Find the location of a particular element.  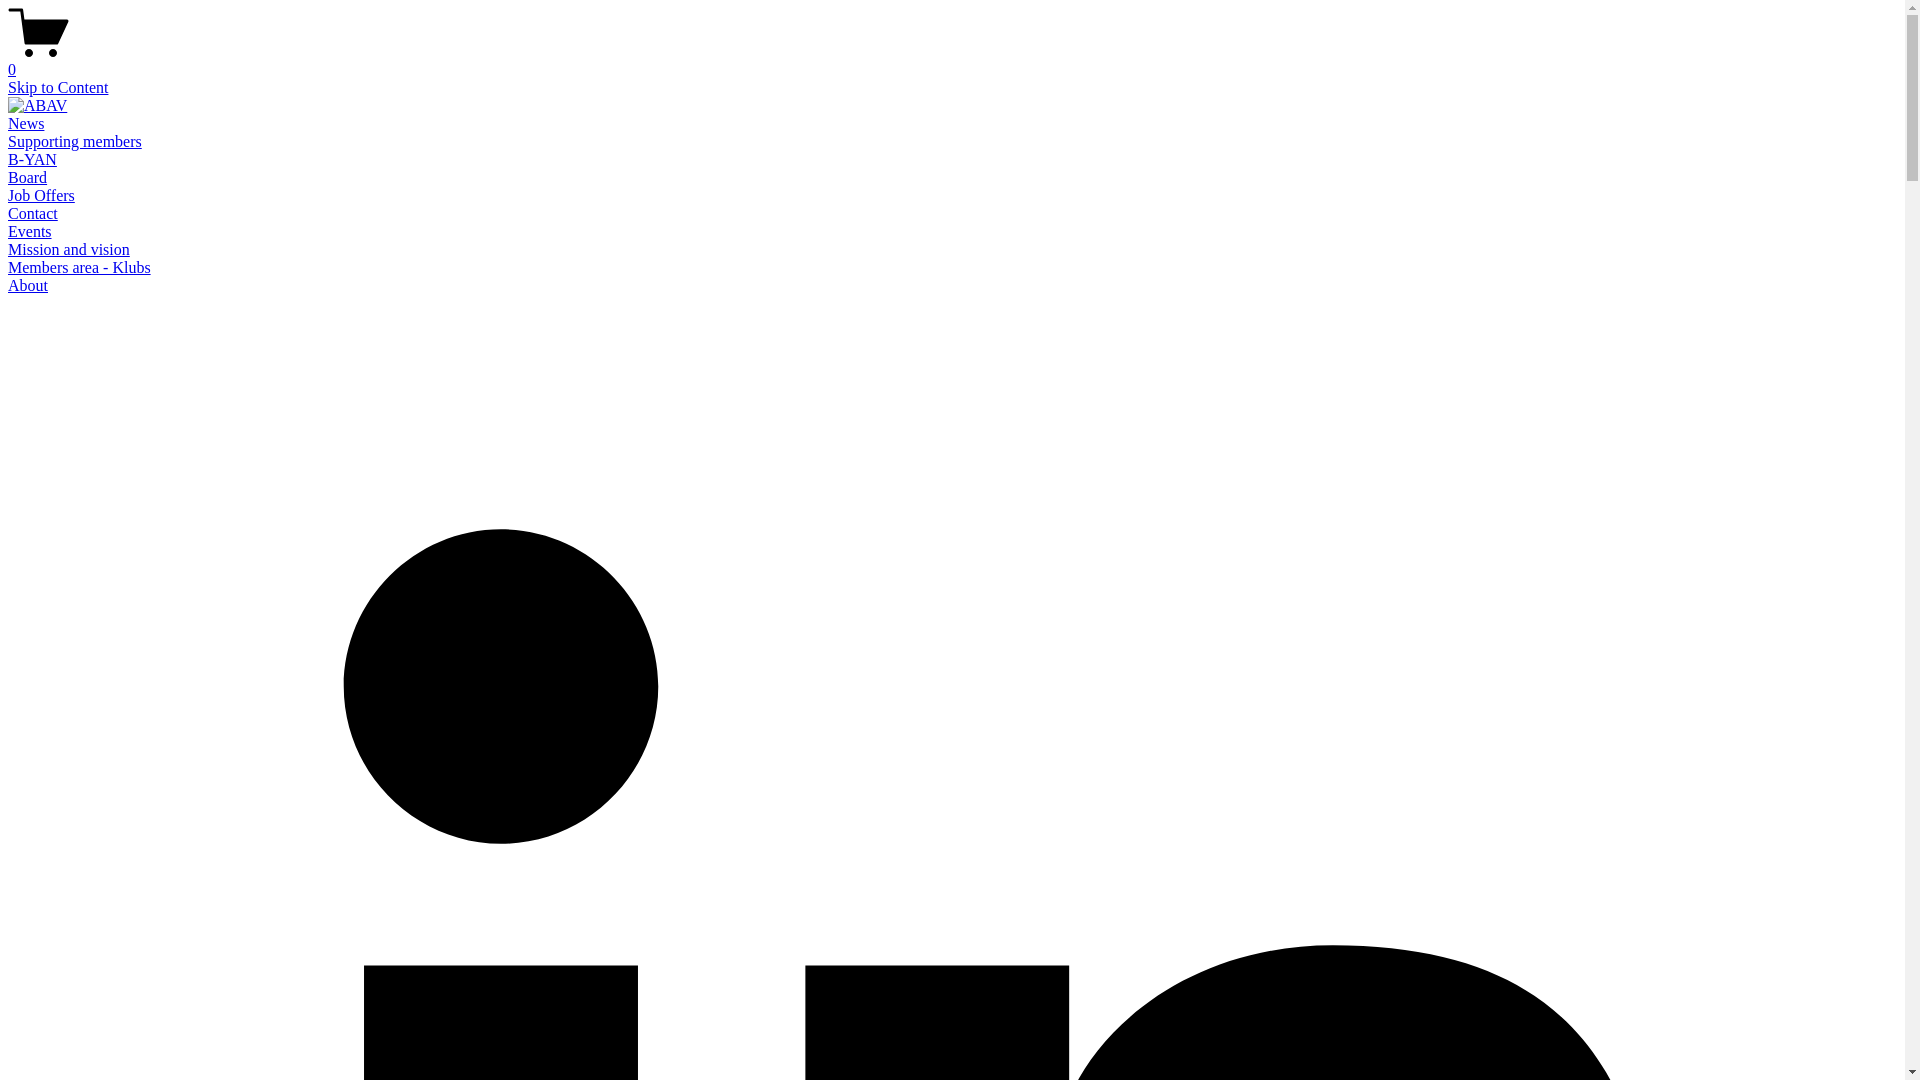

'Skip to Content' is located at coordinates (8, 86).